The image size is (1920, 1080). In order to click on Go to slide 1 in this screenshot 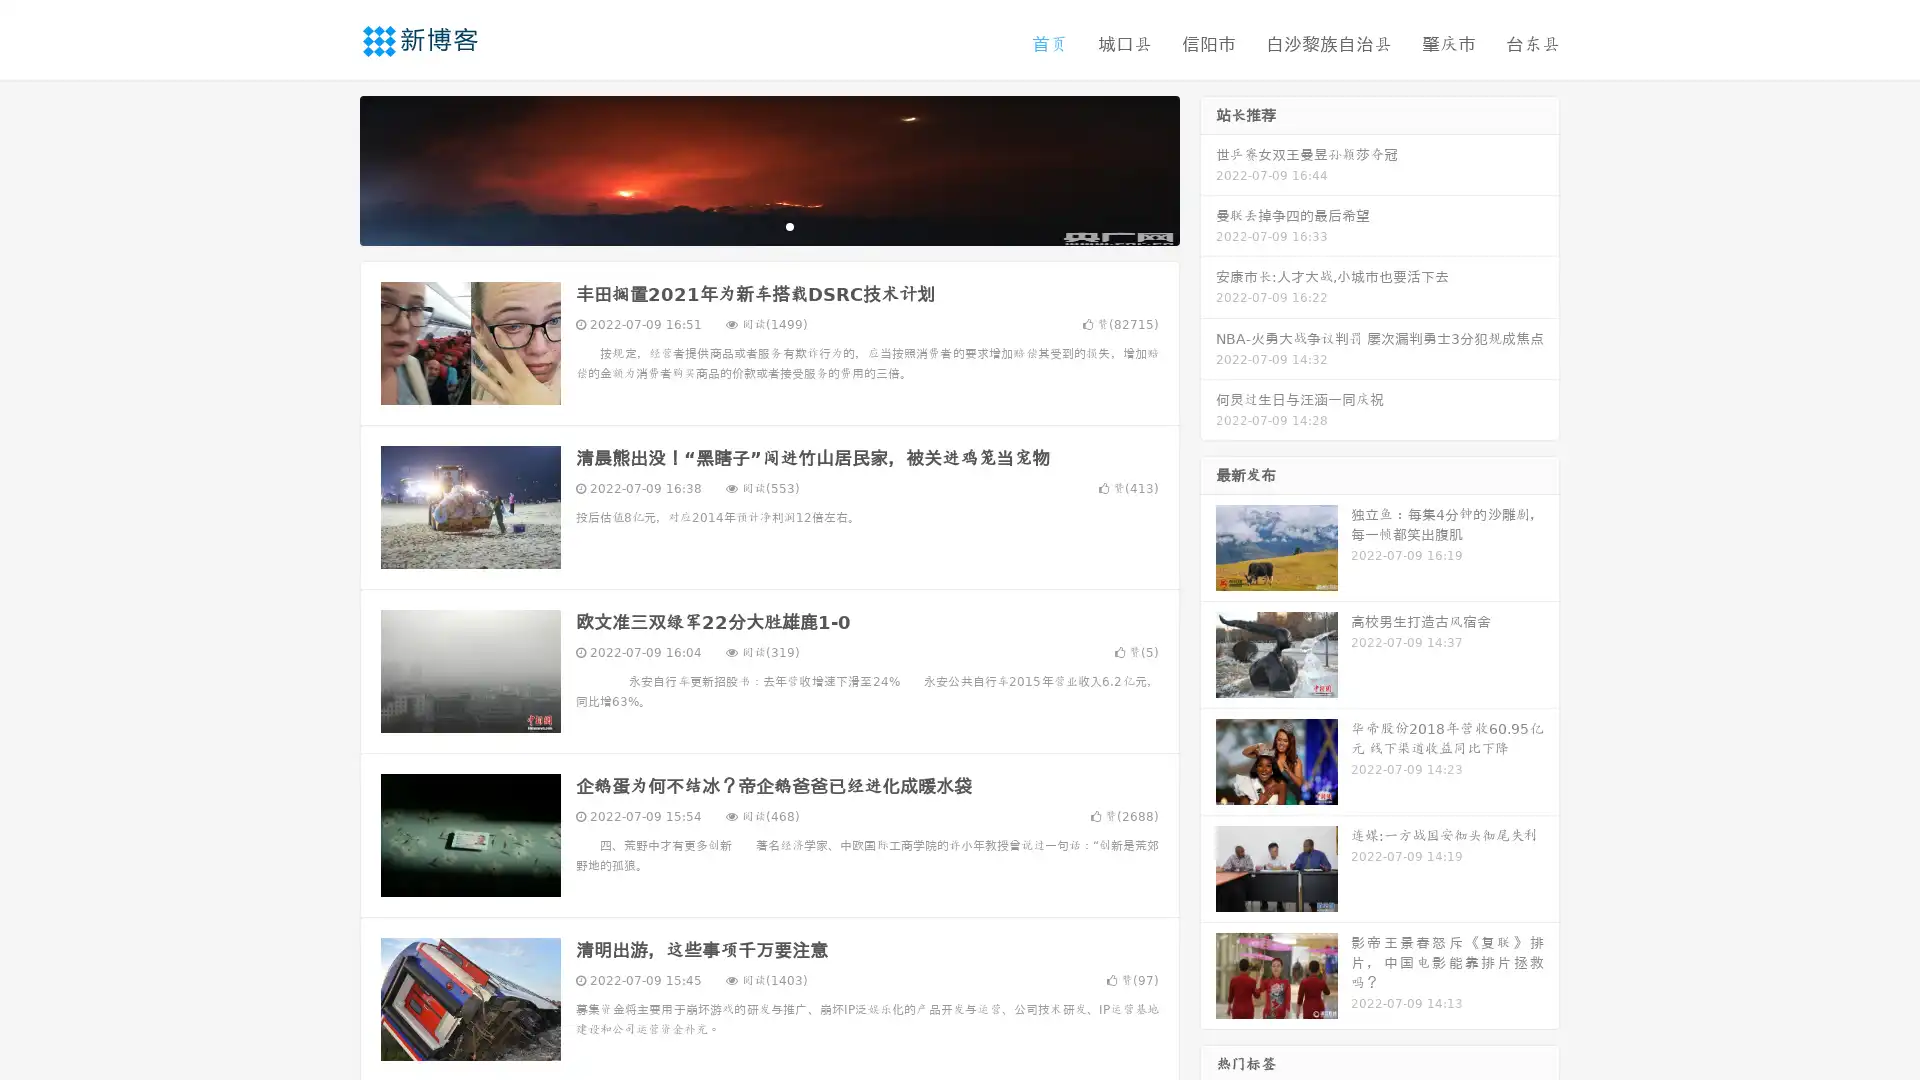, I will do `click(748, 225)`.